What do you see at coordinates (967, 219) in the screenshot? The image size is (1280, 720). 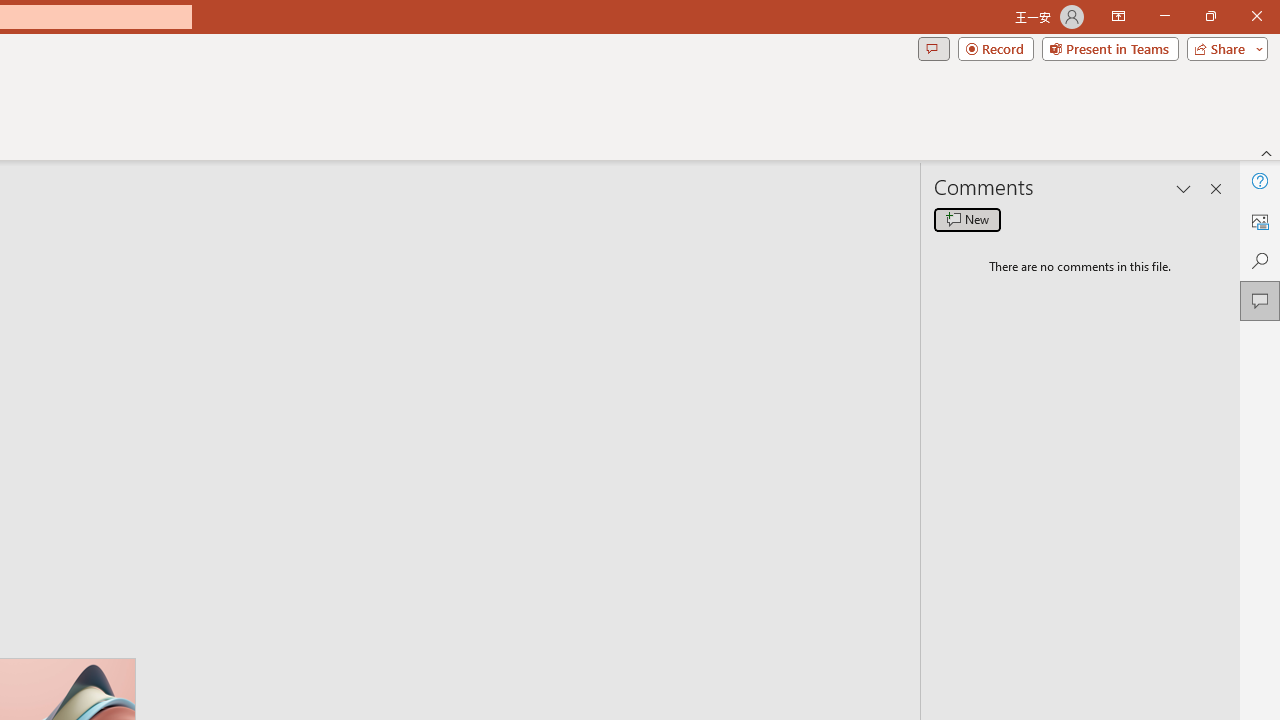 I see `'New comment'` at bounding box center [967, 219].